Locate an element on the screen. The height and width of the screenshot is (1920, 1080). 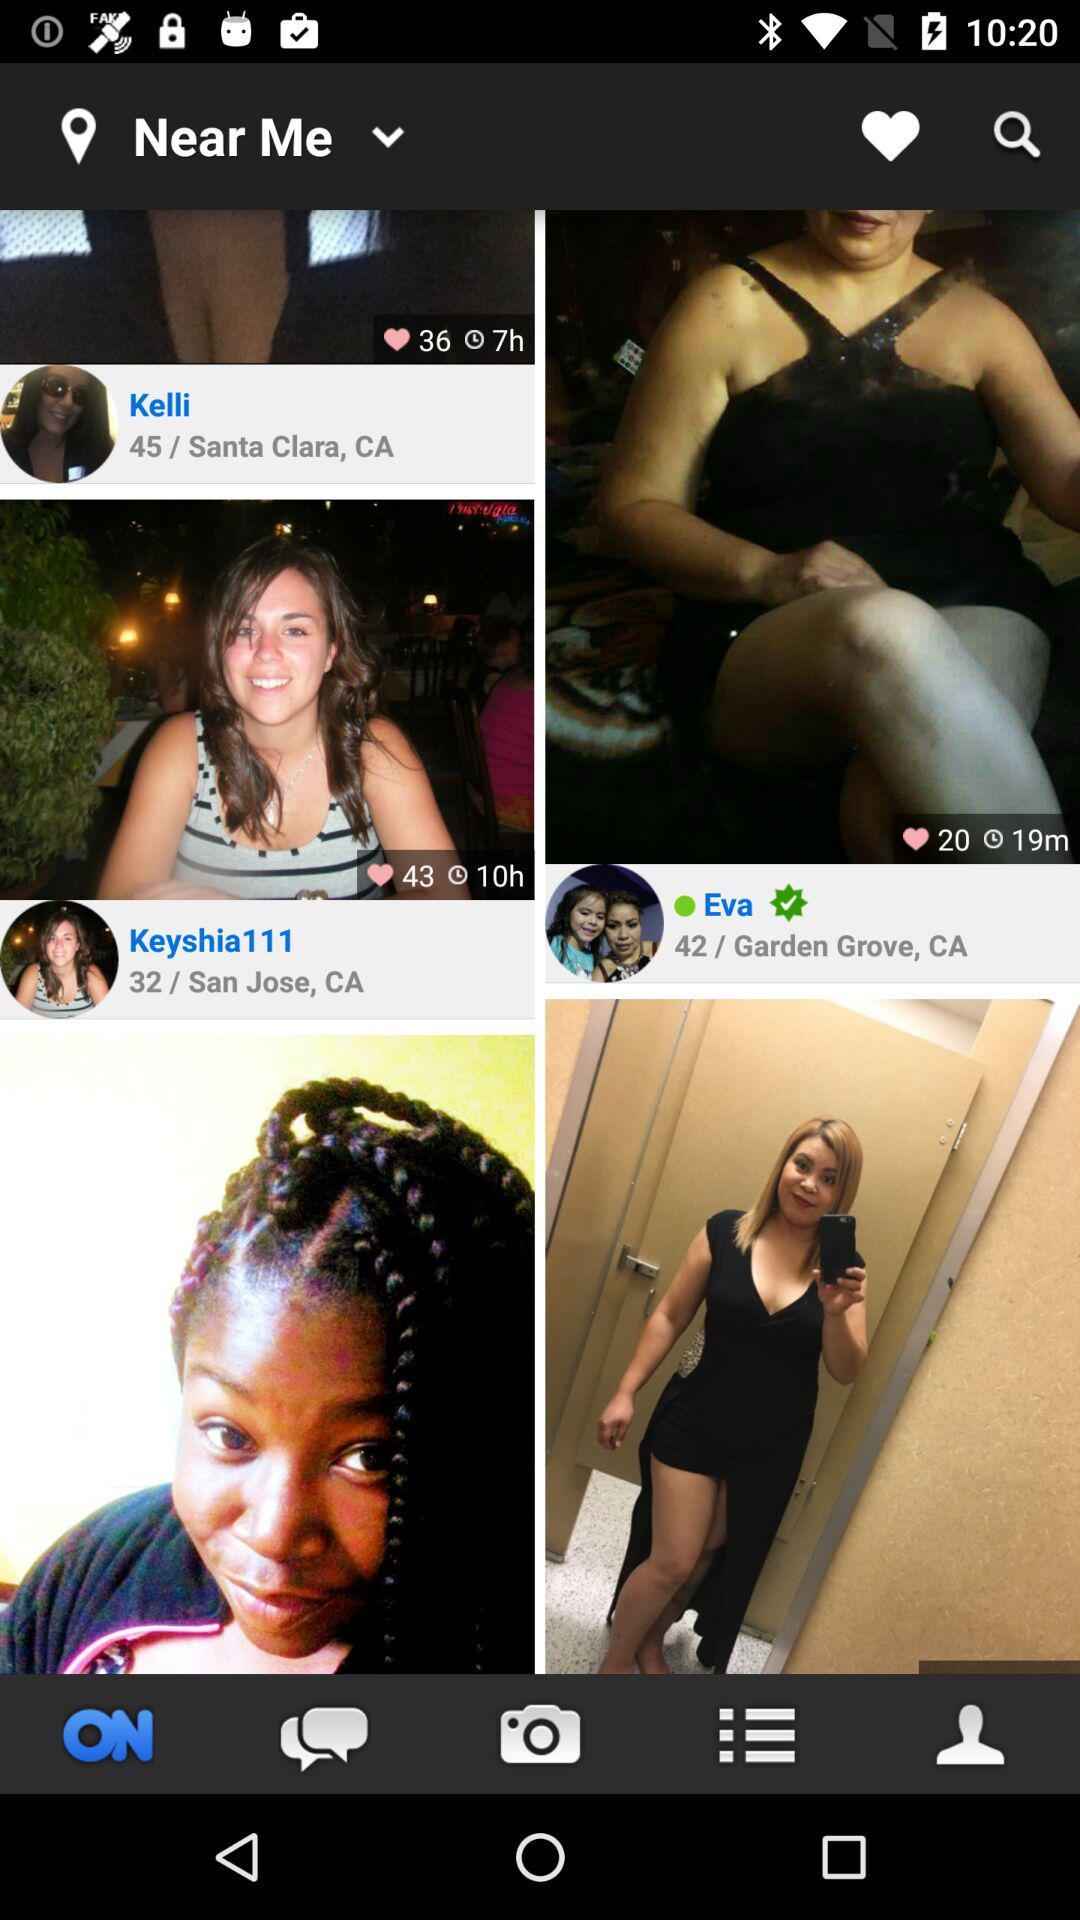
featured picture is located at coordinates (266, 1354).